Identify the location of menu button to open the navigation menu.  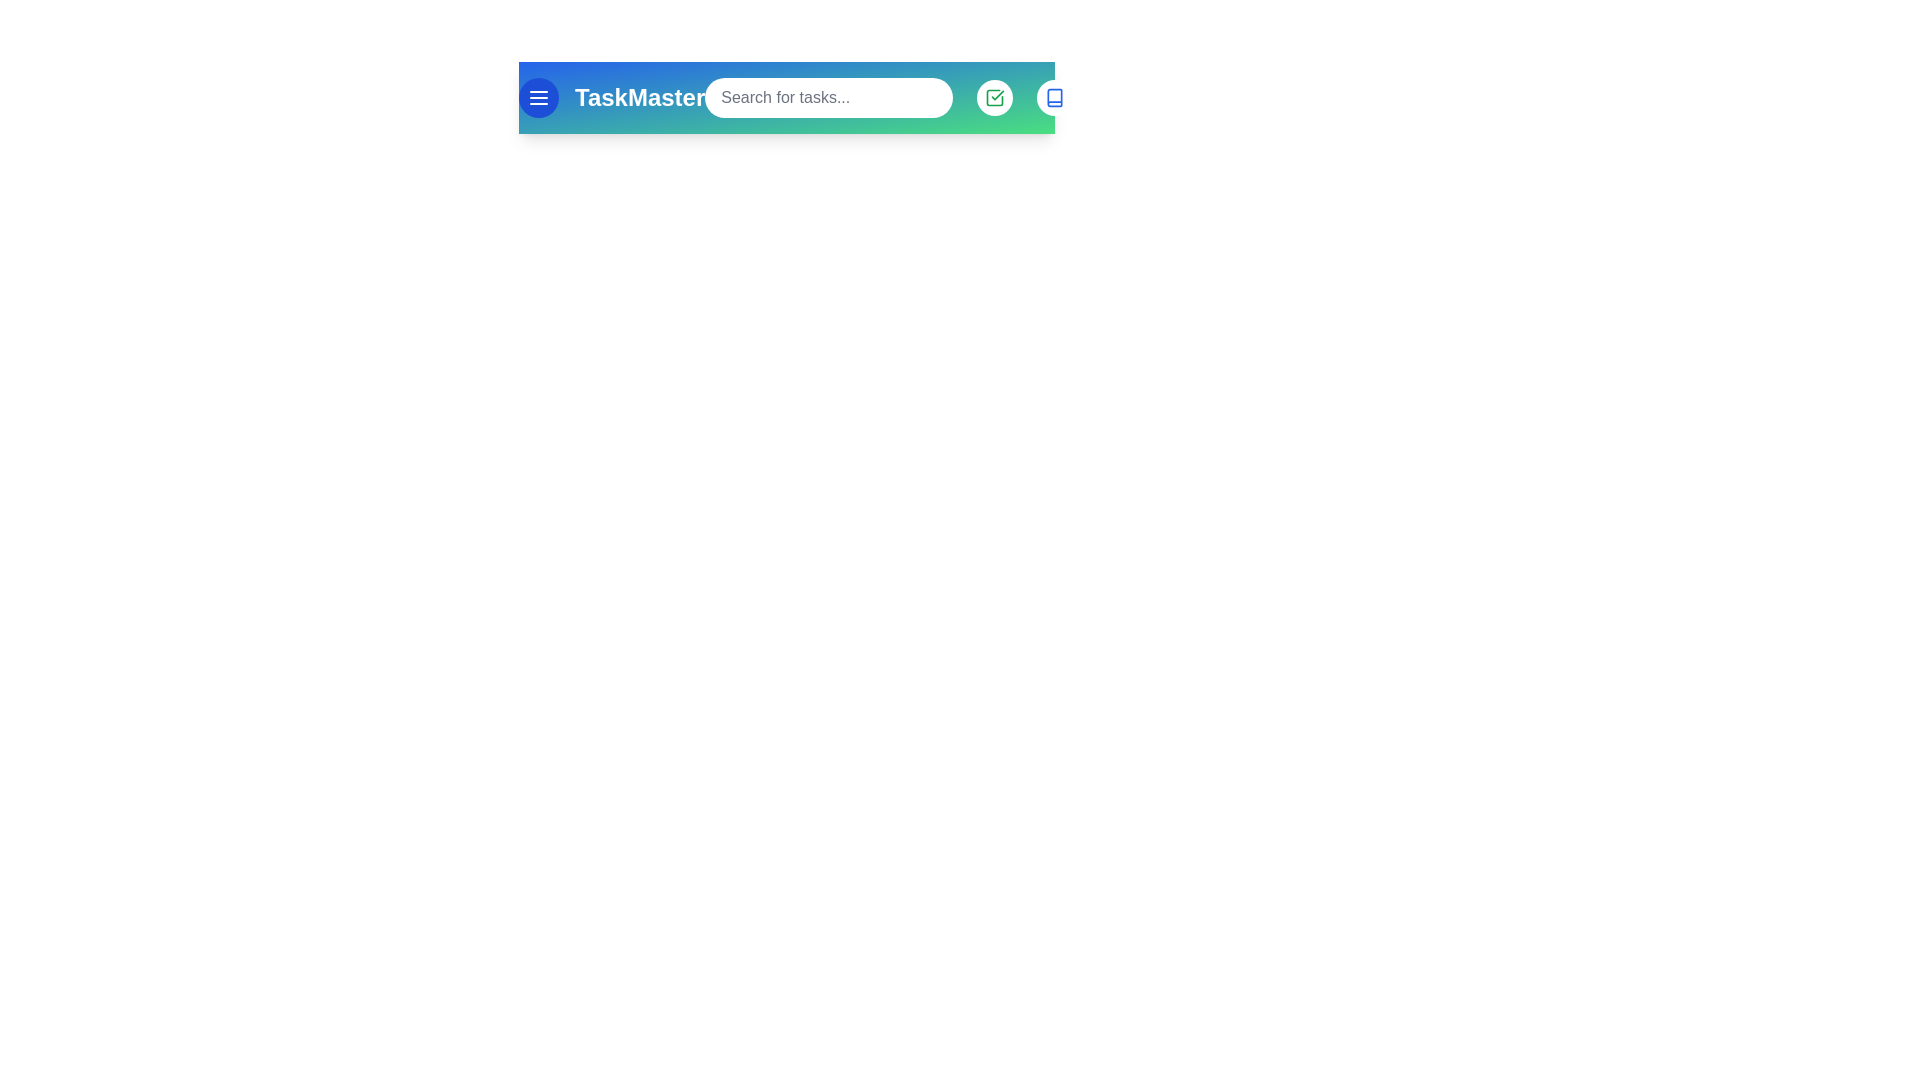
(538, 97).